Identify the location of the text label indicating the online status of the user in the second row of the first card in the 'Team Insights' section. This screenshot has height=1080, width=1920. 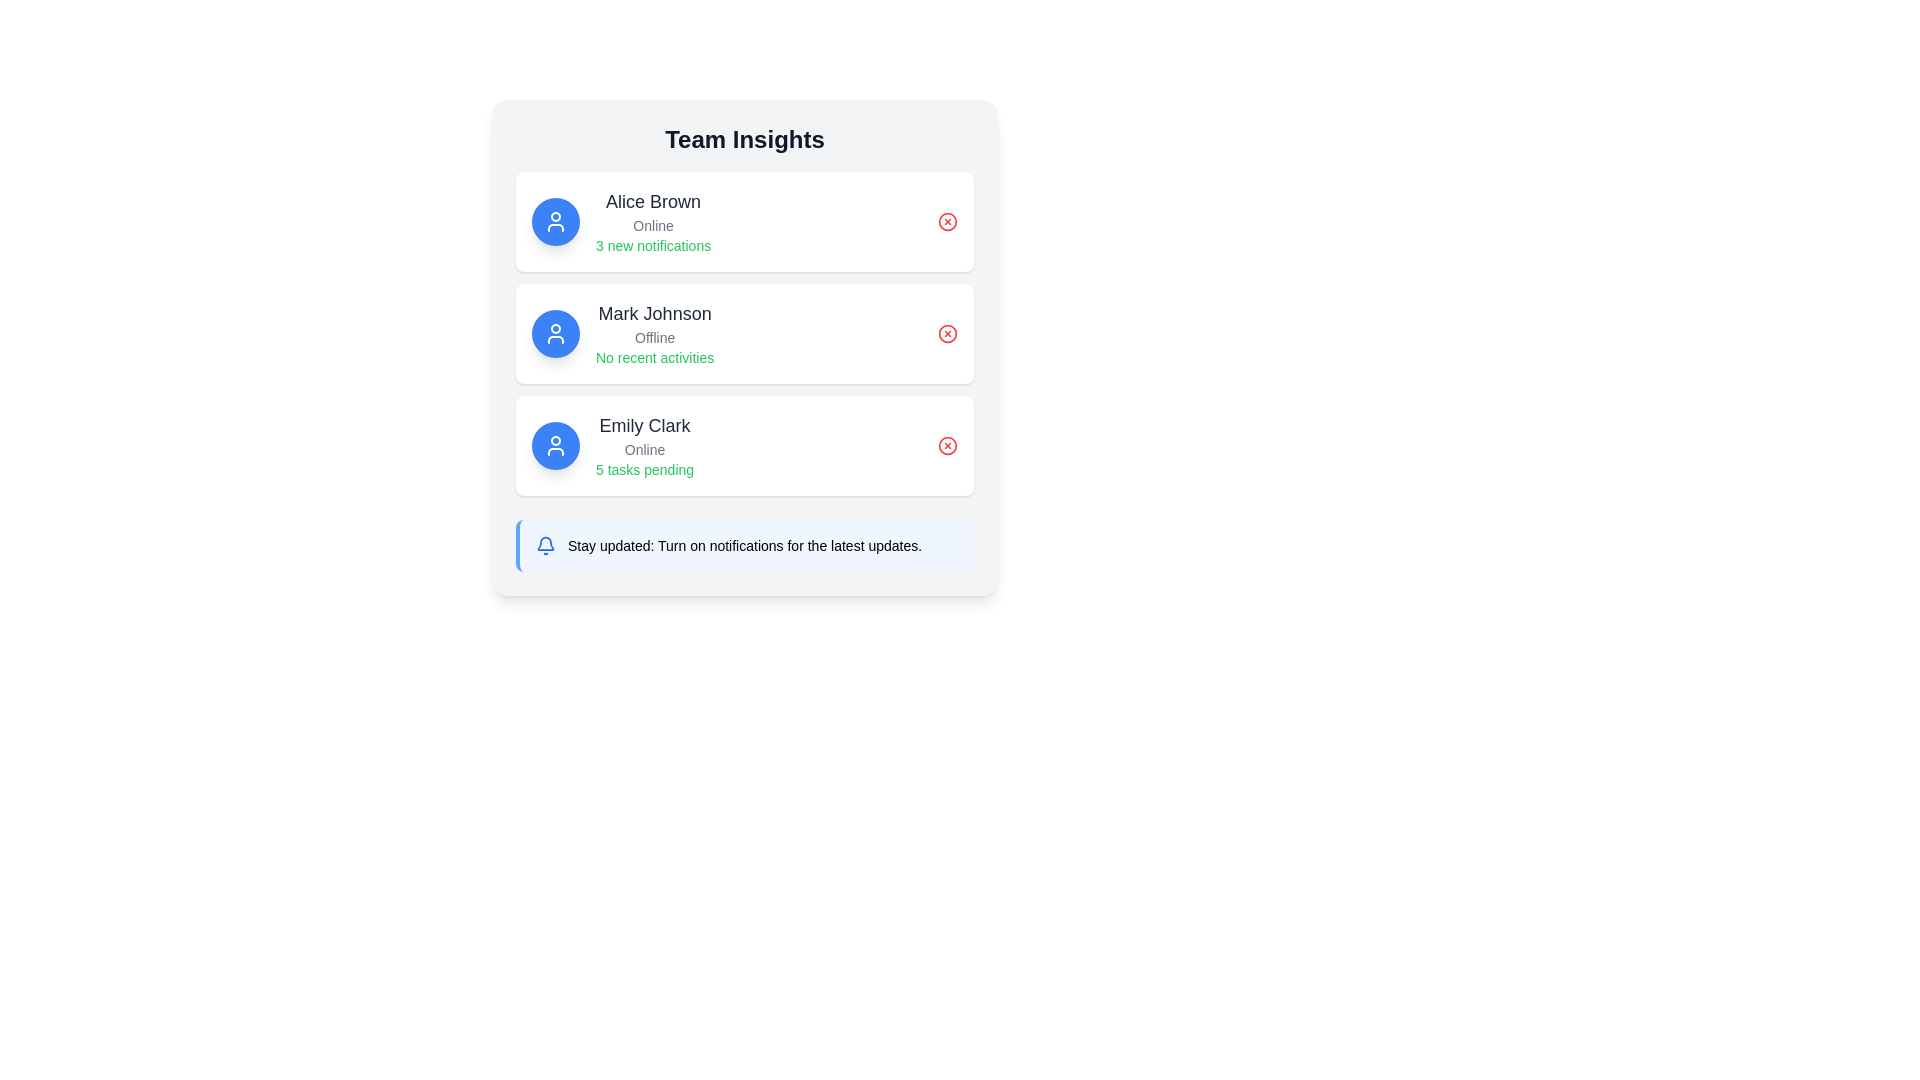
(653, 225).